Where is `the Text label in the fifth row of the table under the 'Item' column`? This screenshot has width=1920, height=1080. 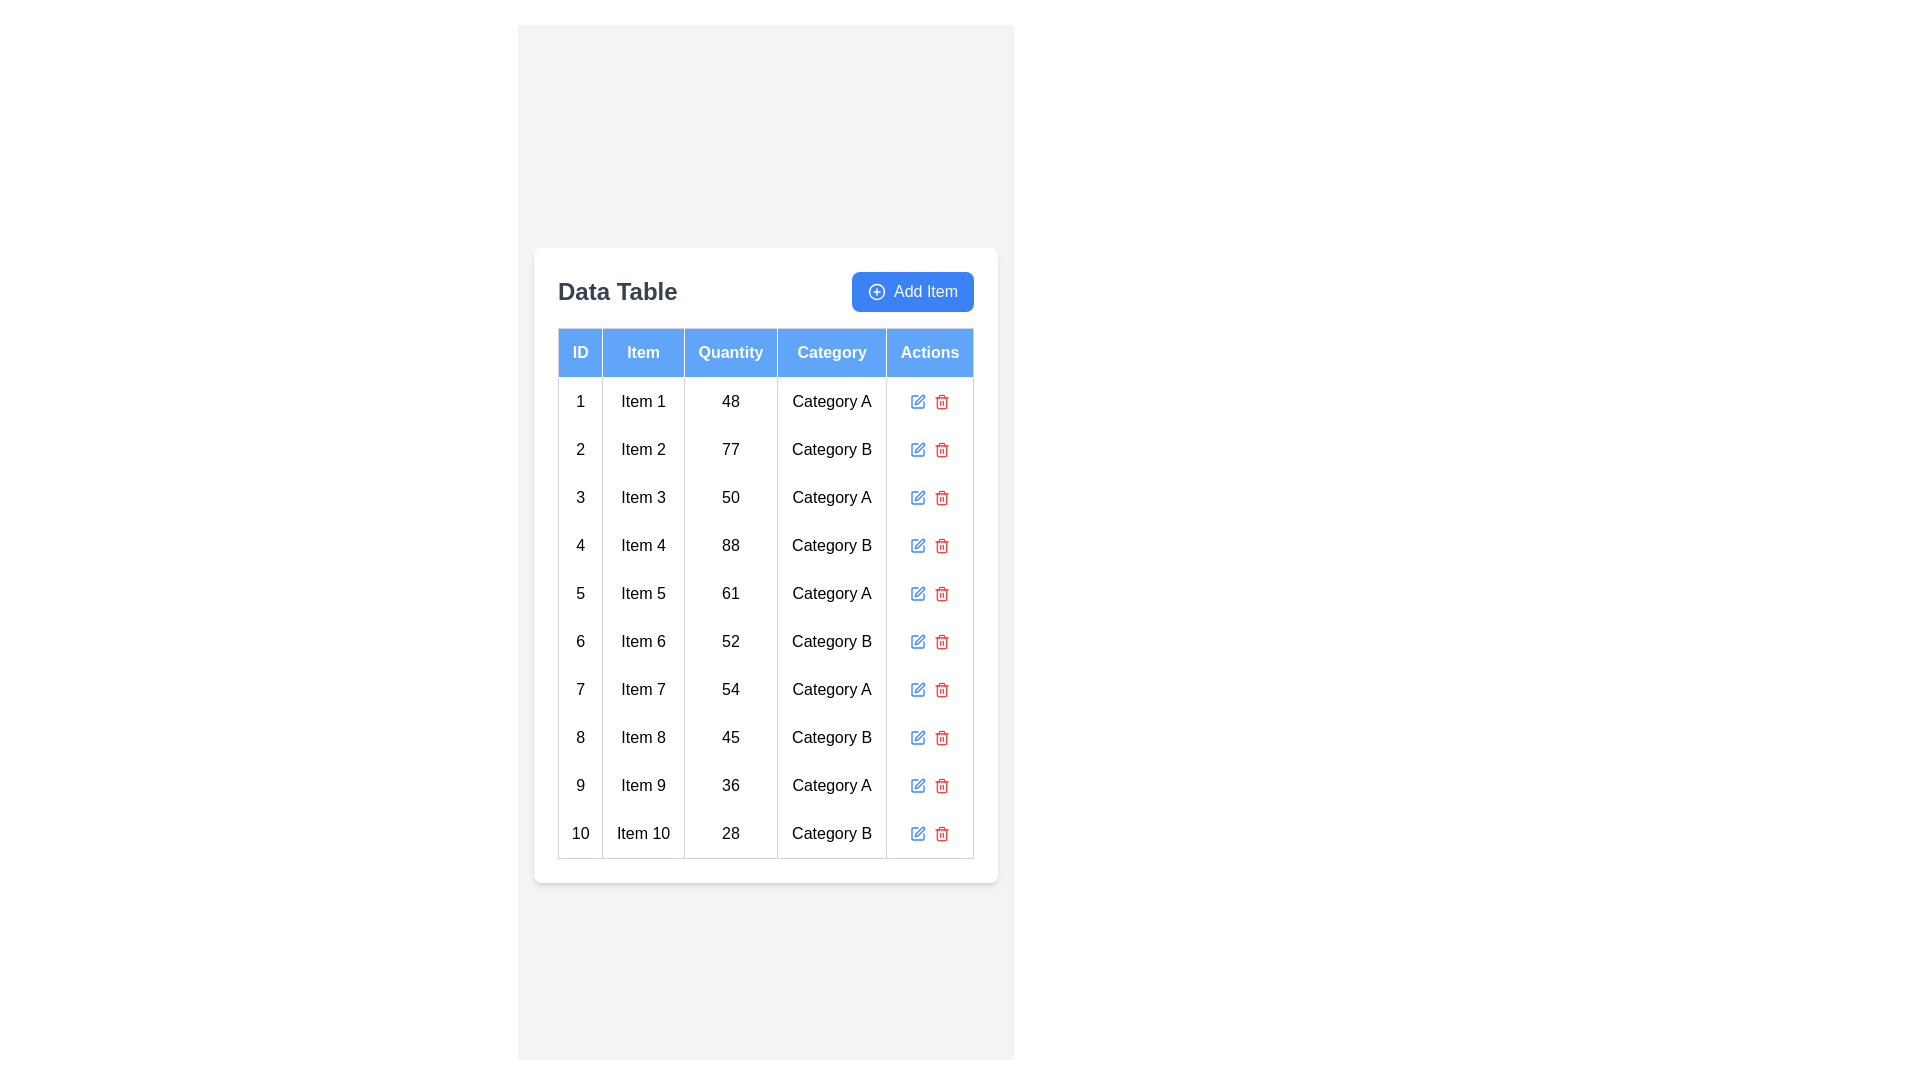
the Text label in the fifth row of the table under the 'Item' column is located at coordinates (643, 592).